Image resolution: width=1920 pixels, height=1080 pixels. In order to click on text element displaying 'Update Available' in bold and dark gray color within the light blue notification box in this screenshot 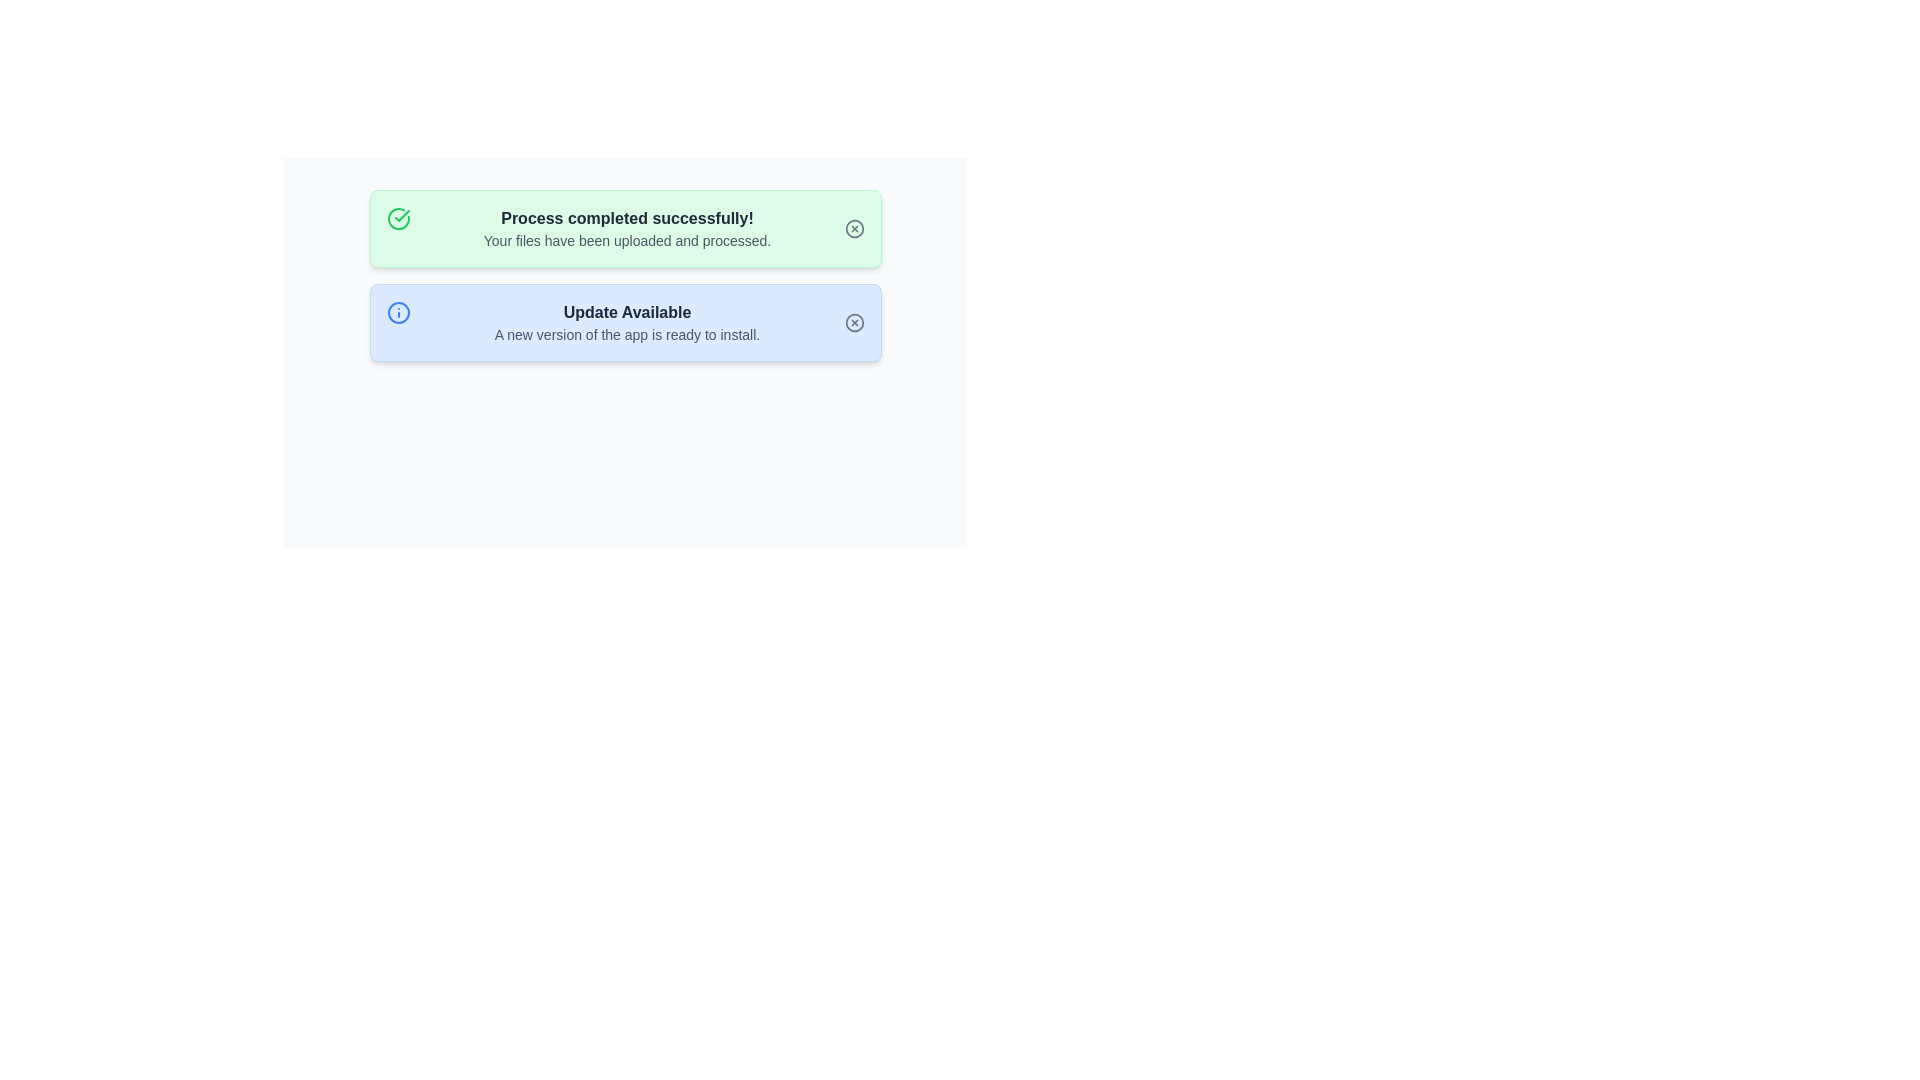, I will do `click(626, 312)`.